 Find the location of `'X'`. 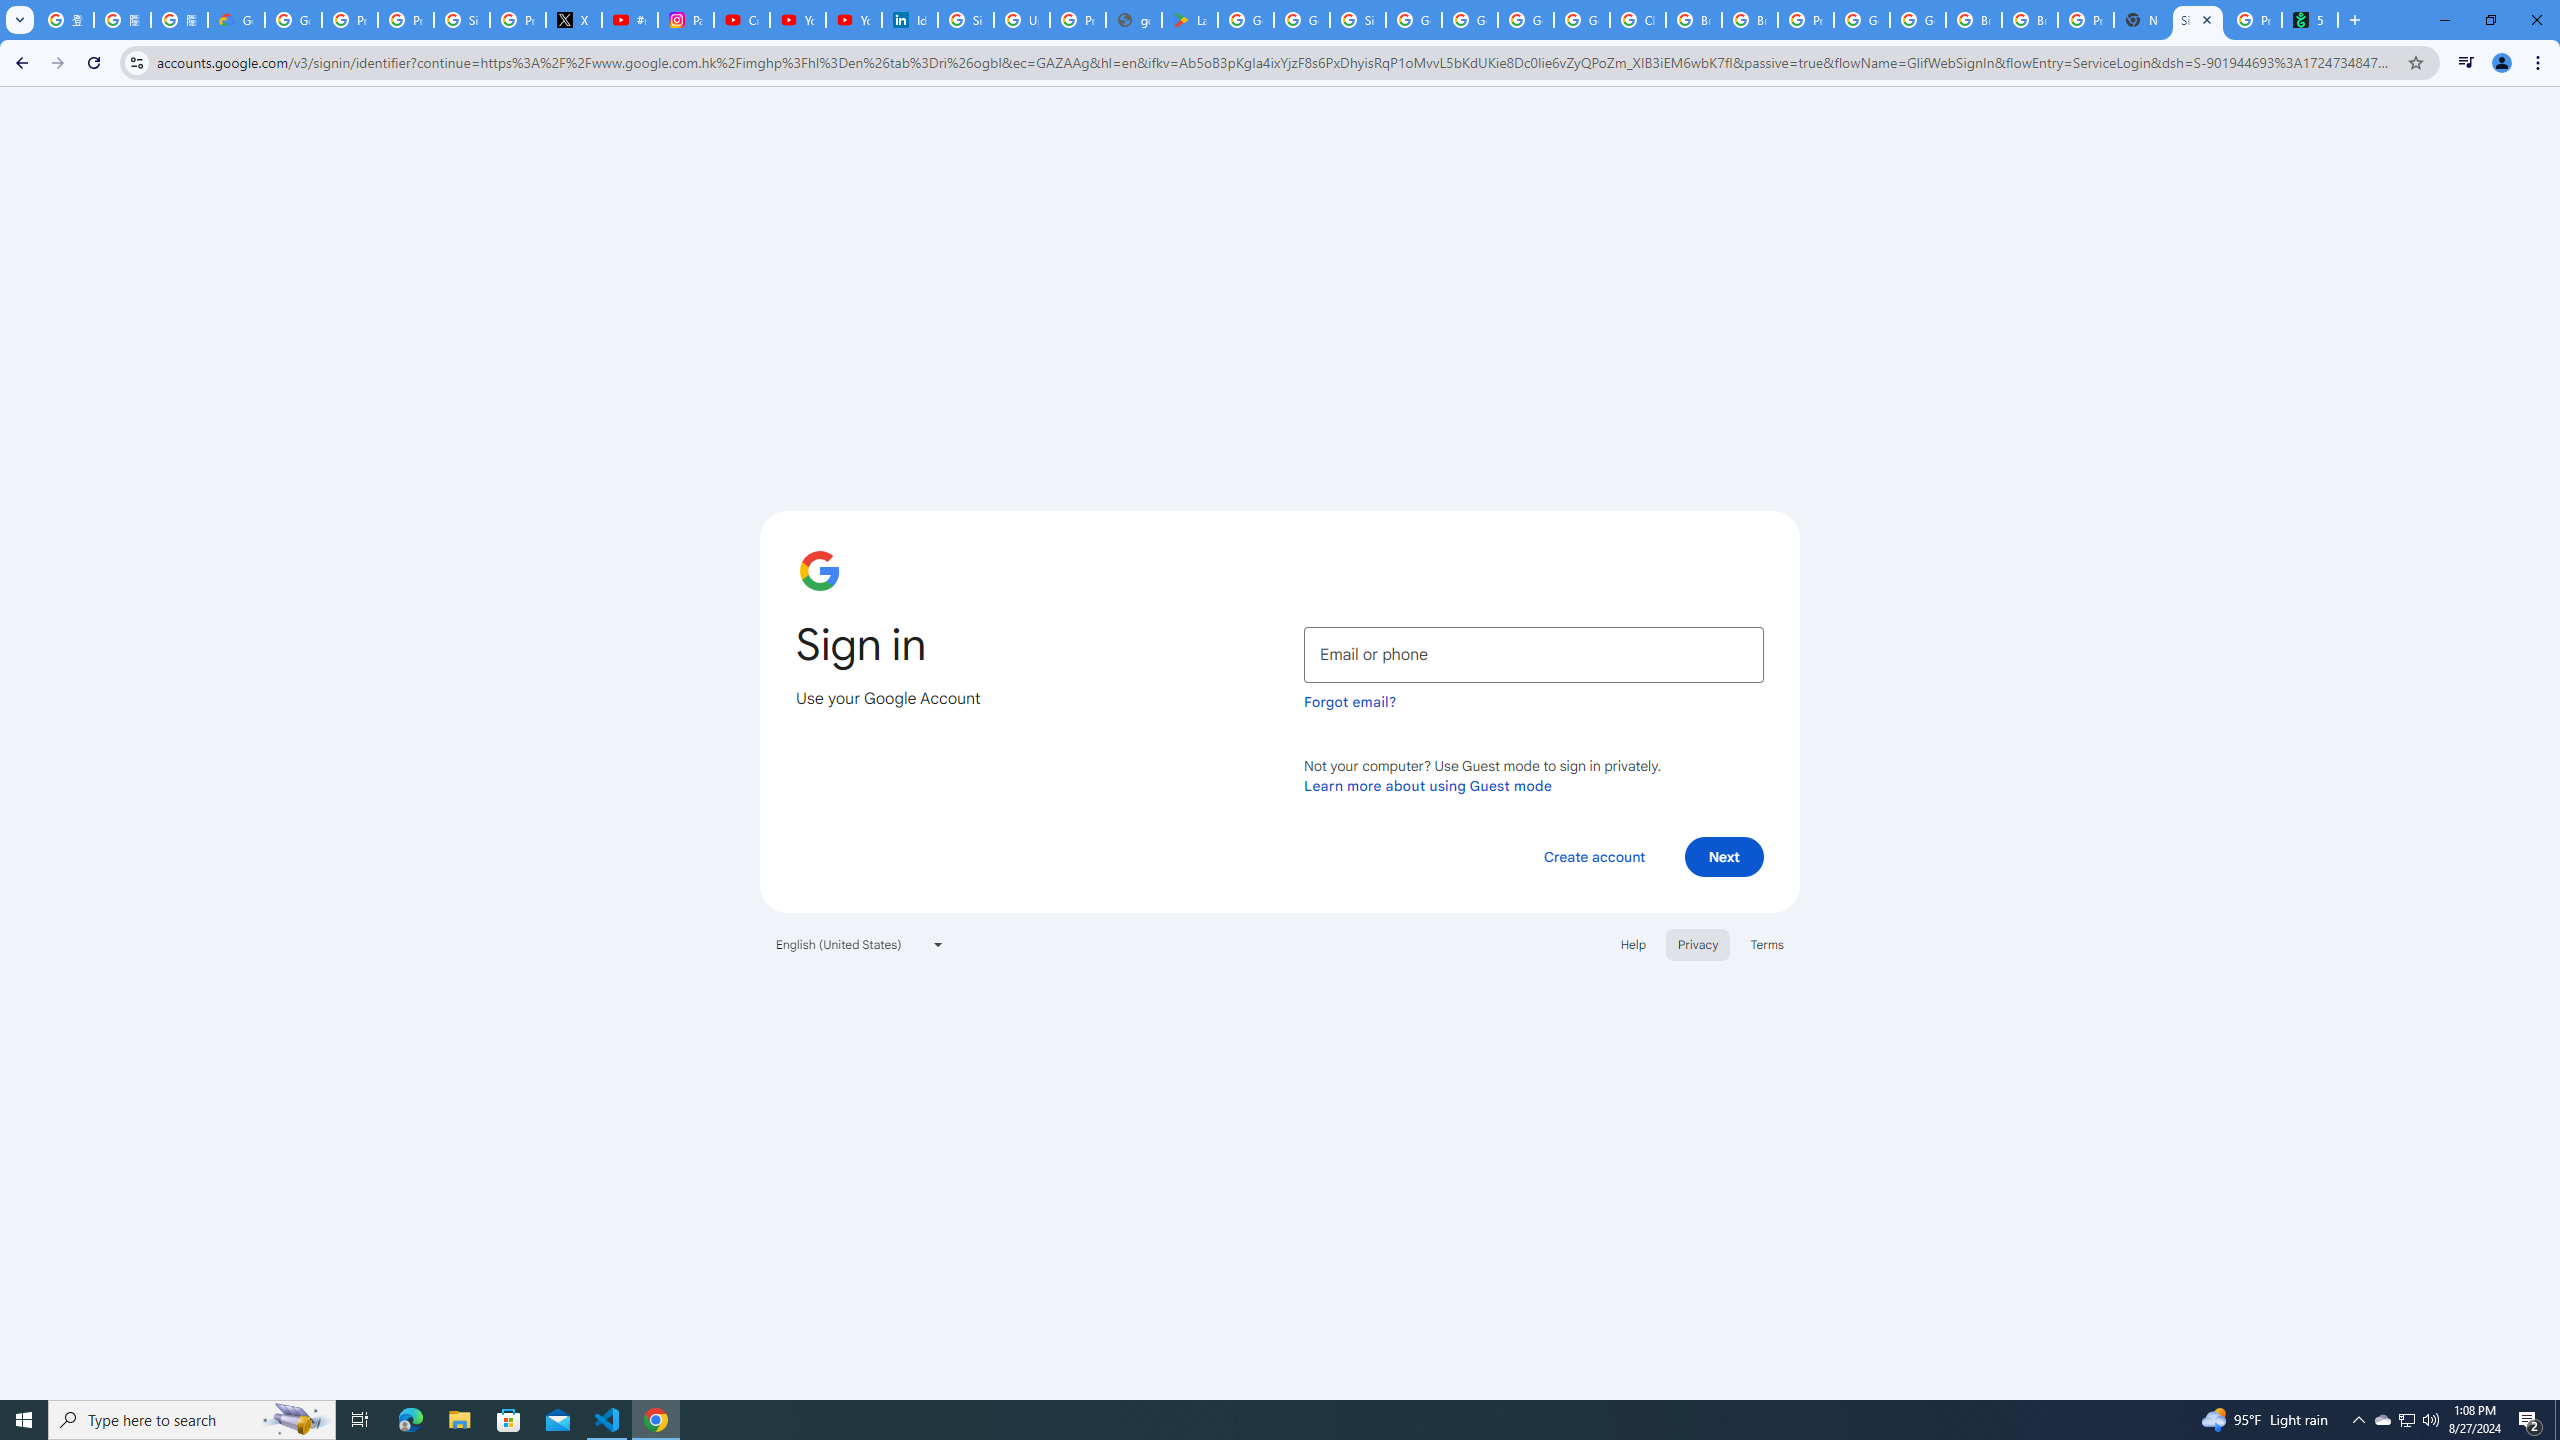

'X' is located at coordinates (574, 19).